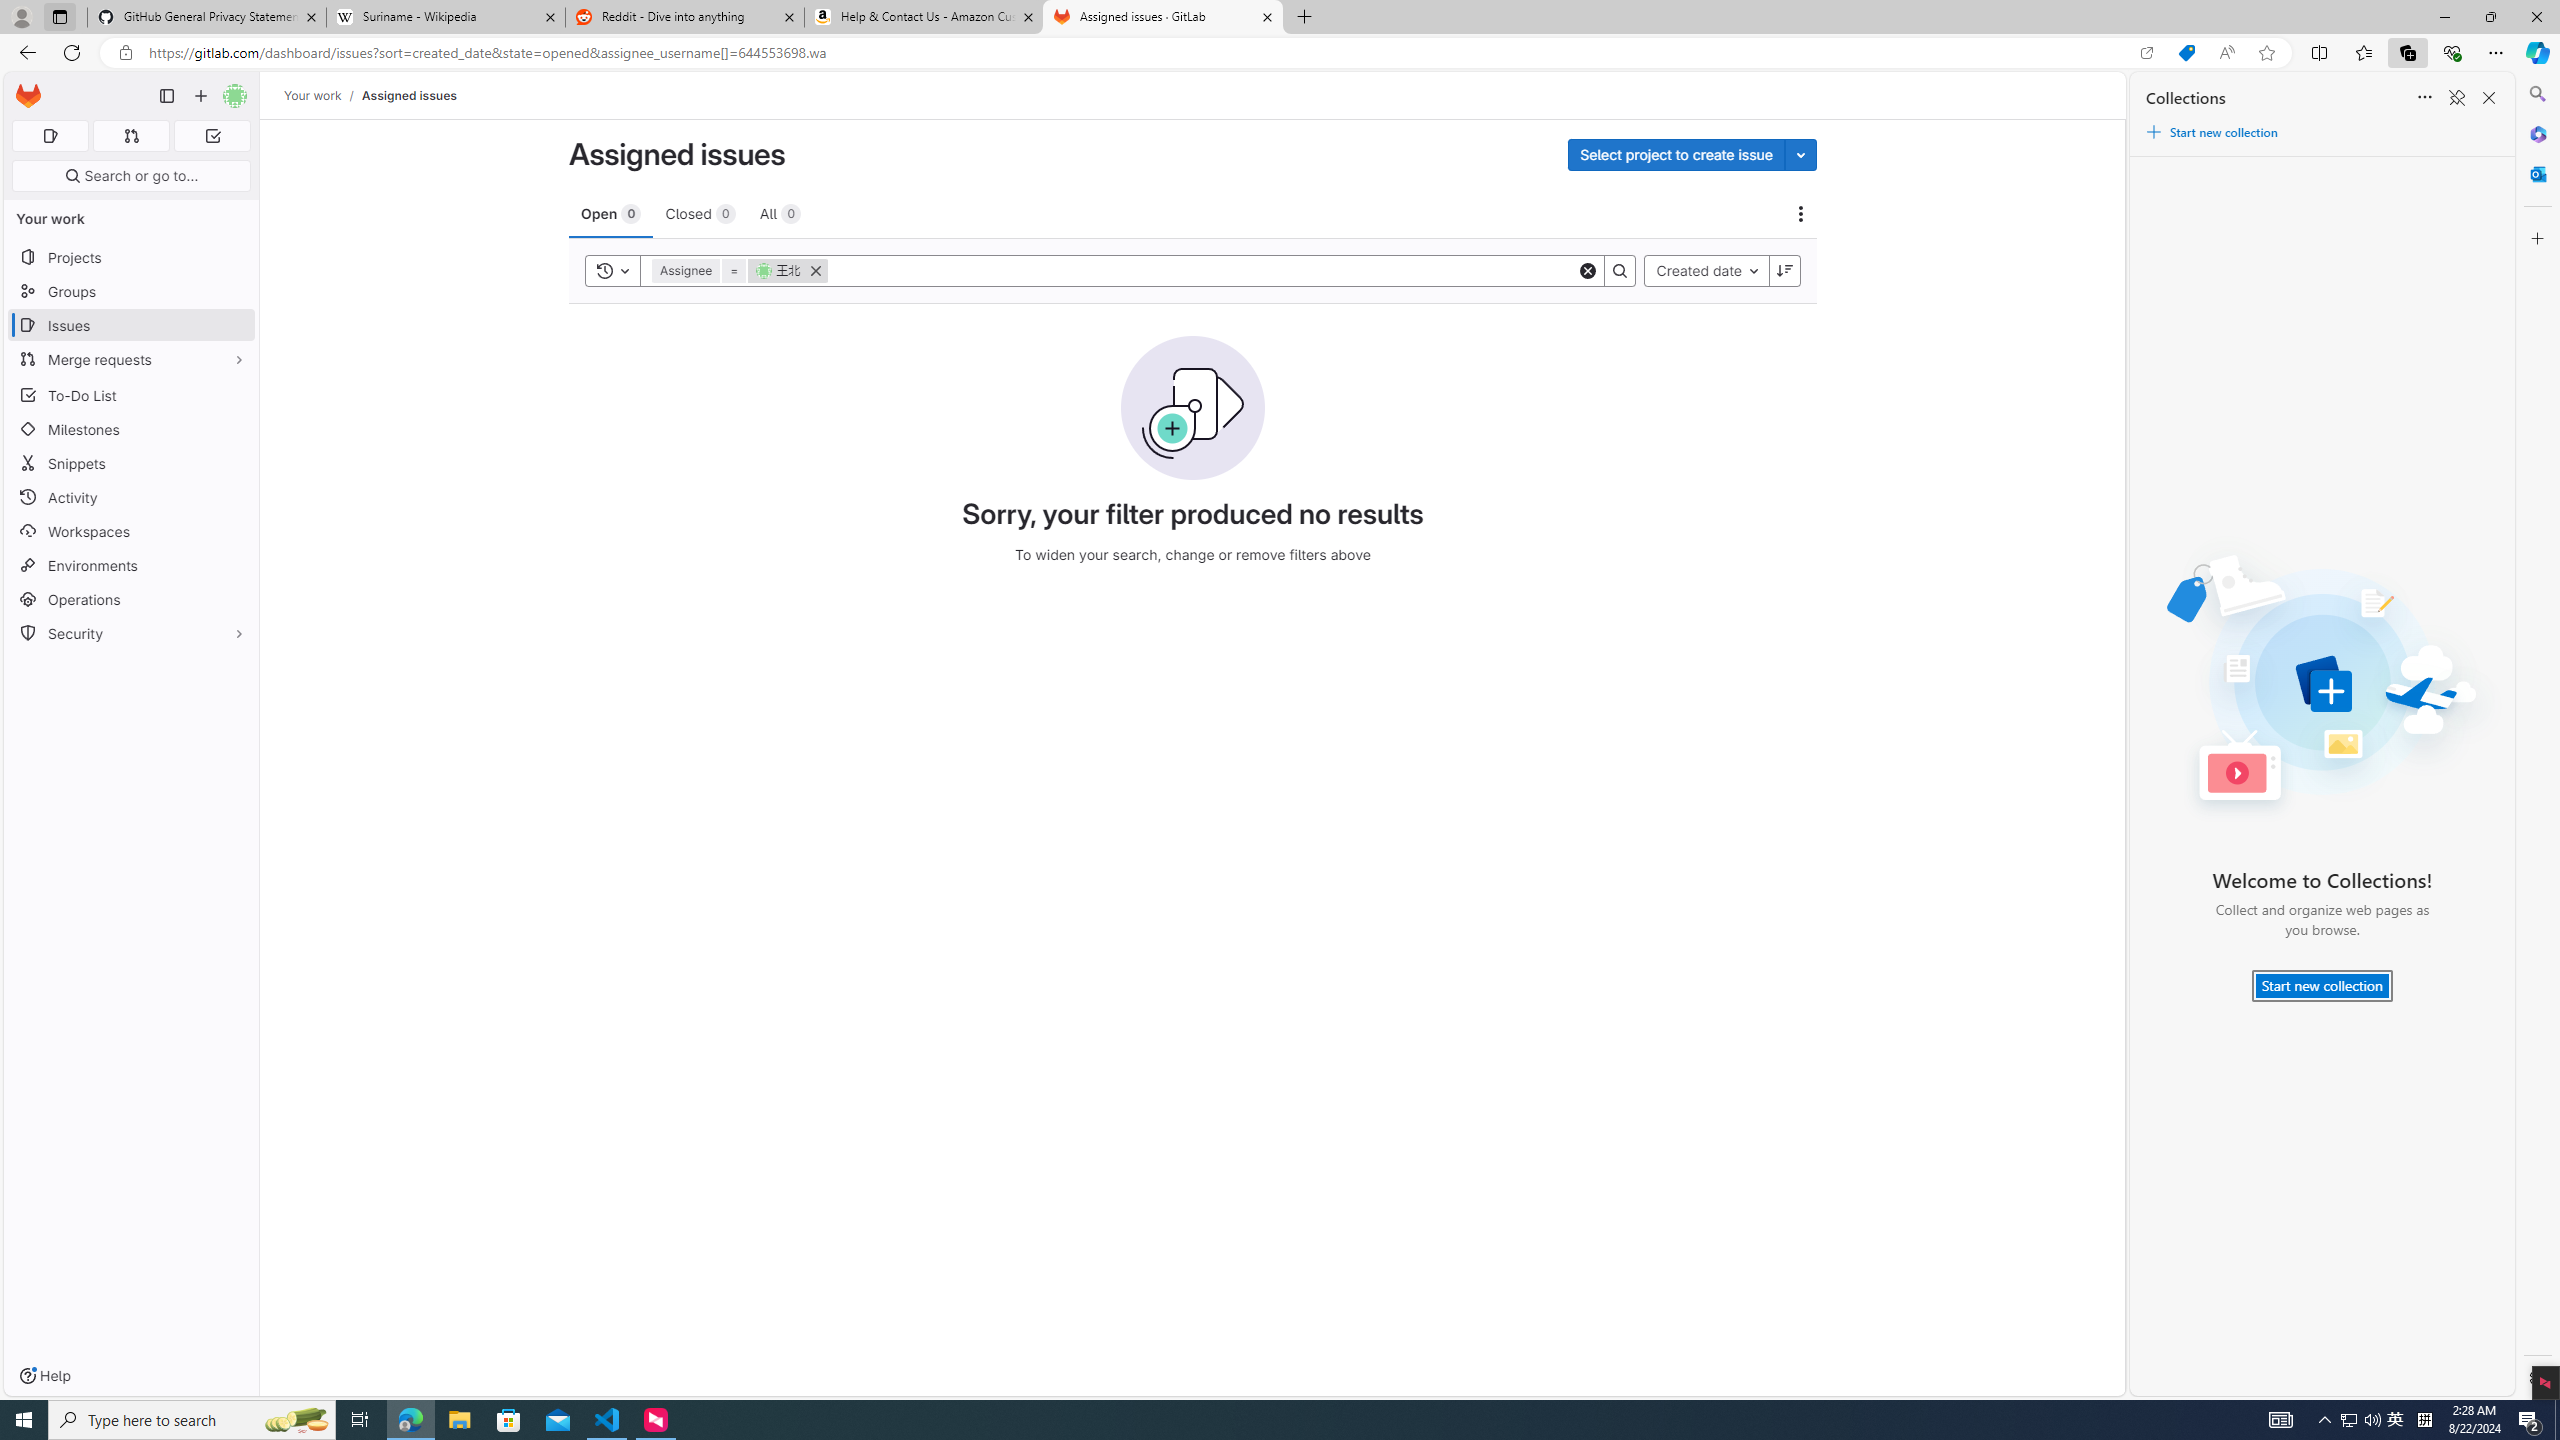  What do you see at coordinates (130, 564) in the screenshot?
I see `'Environments'` at bounding box center [130, 564].